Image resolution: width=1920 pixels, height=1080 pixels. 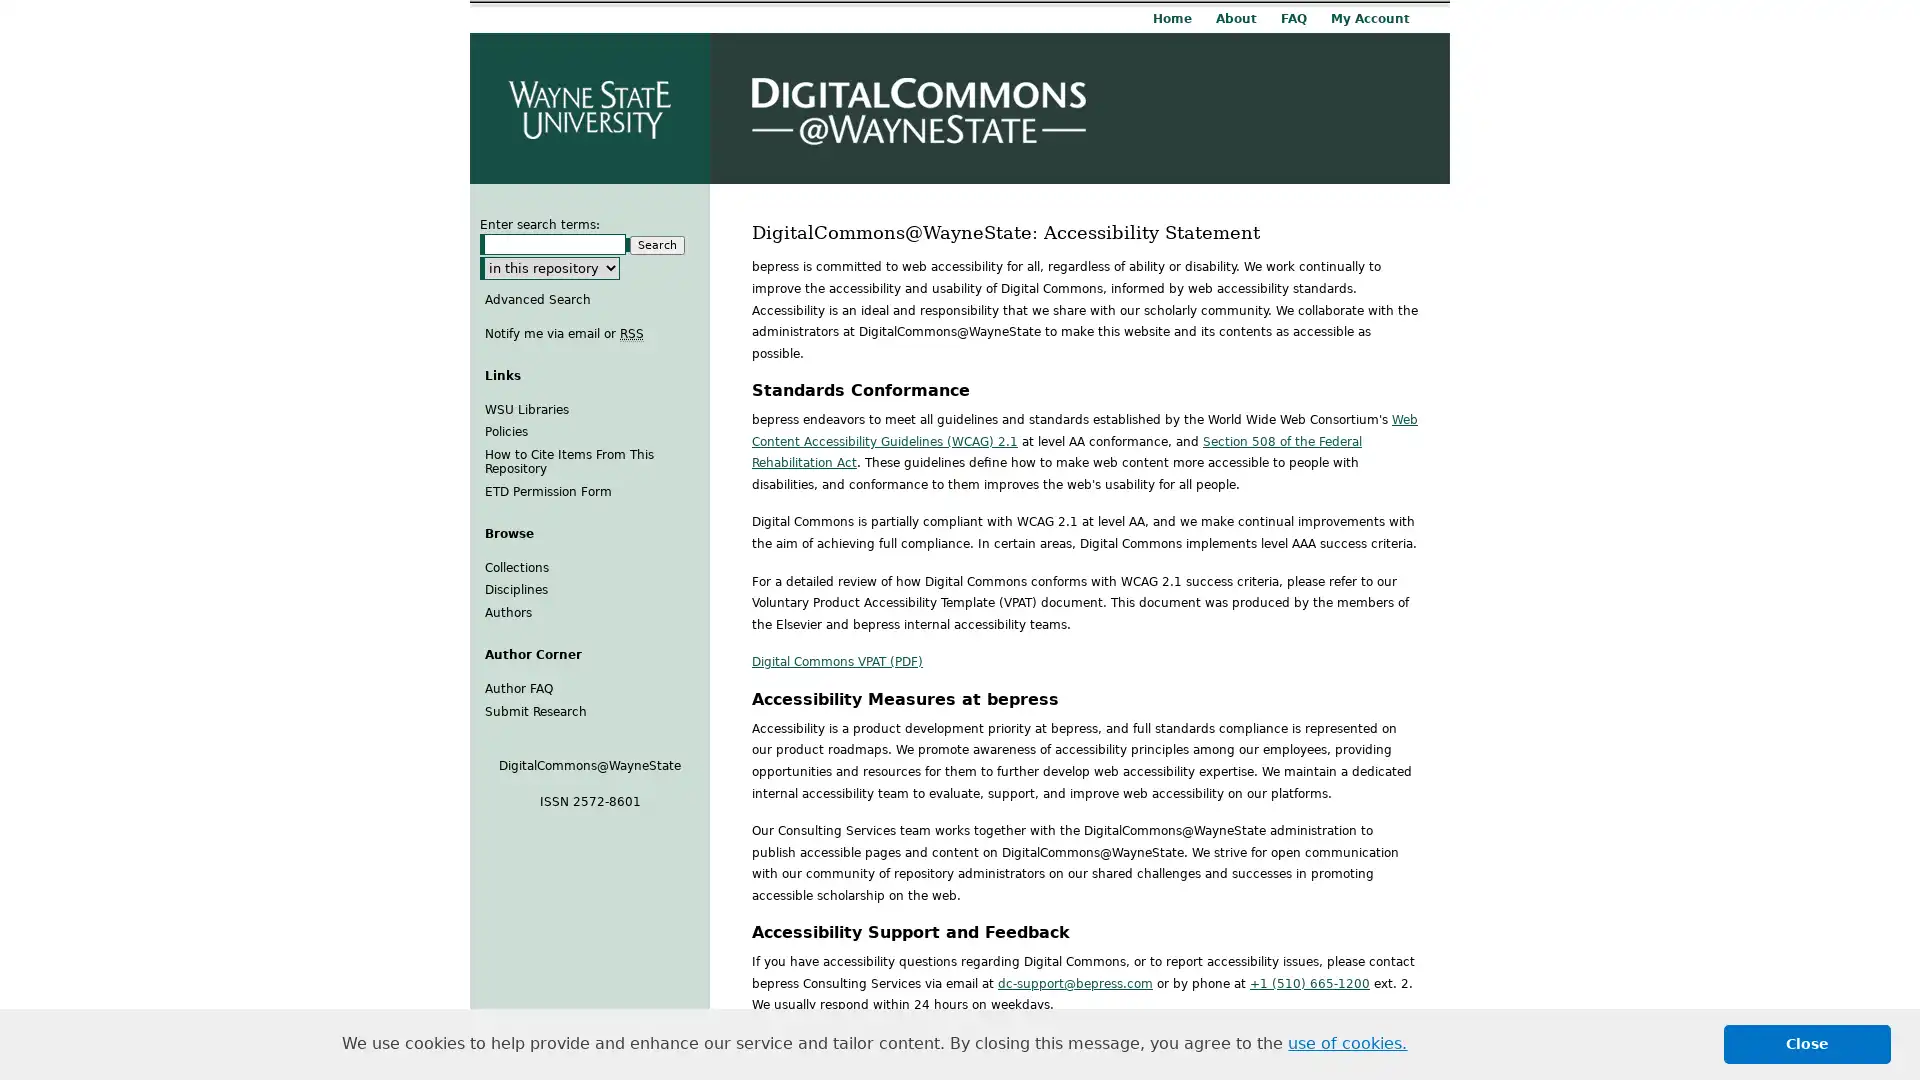 What do you see at coordinates (657, 244) in the screenshot?
I see `Search` at bounding box center [657, 244].